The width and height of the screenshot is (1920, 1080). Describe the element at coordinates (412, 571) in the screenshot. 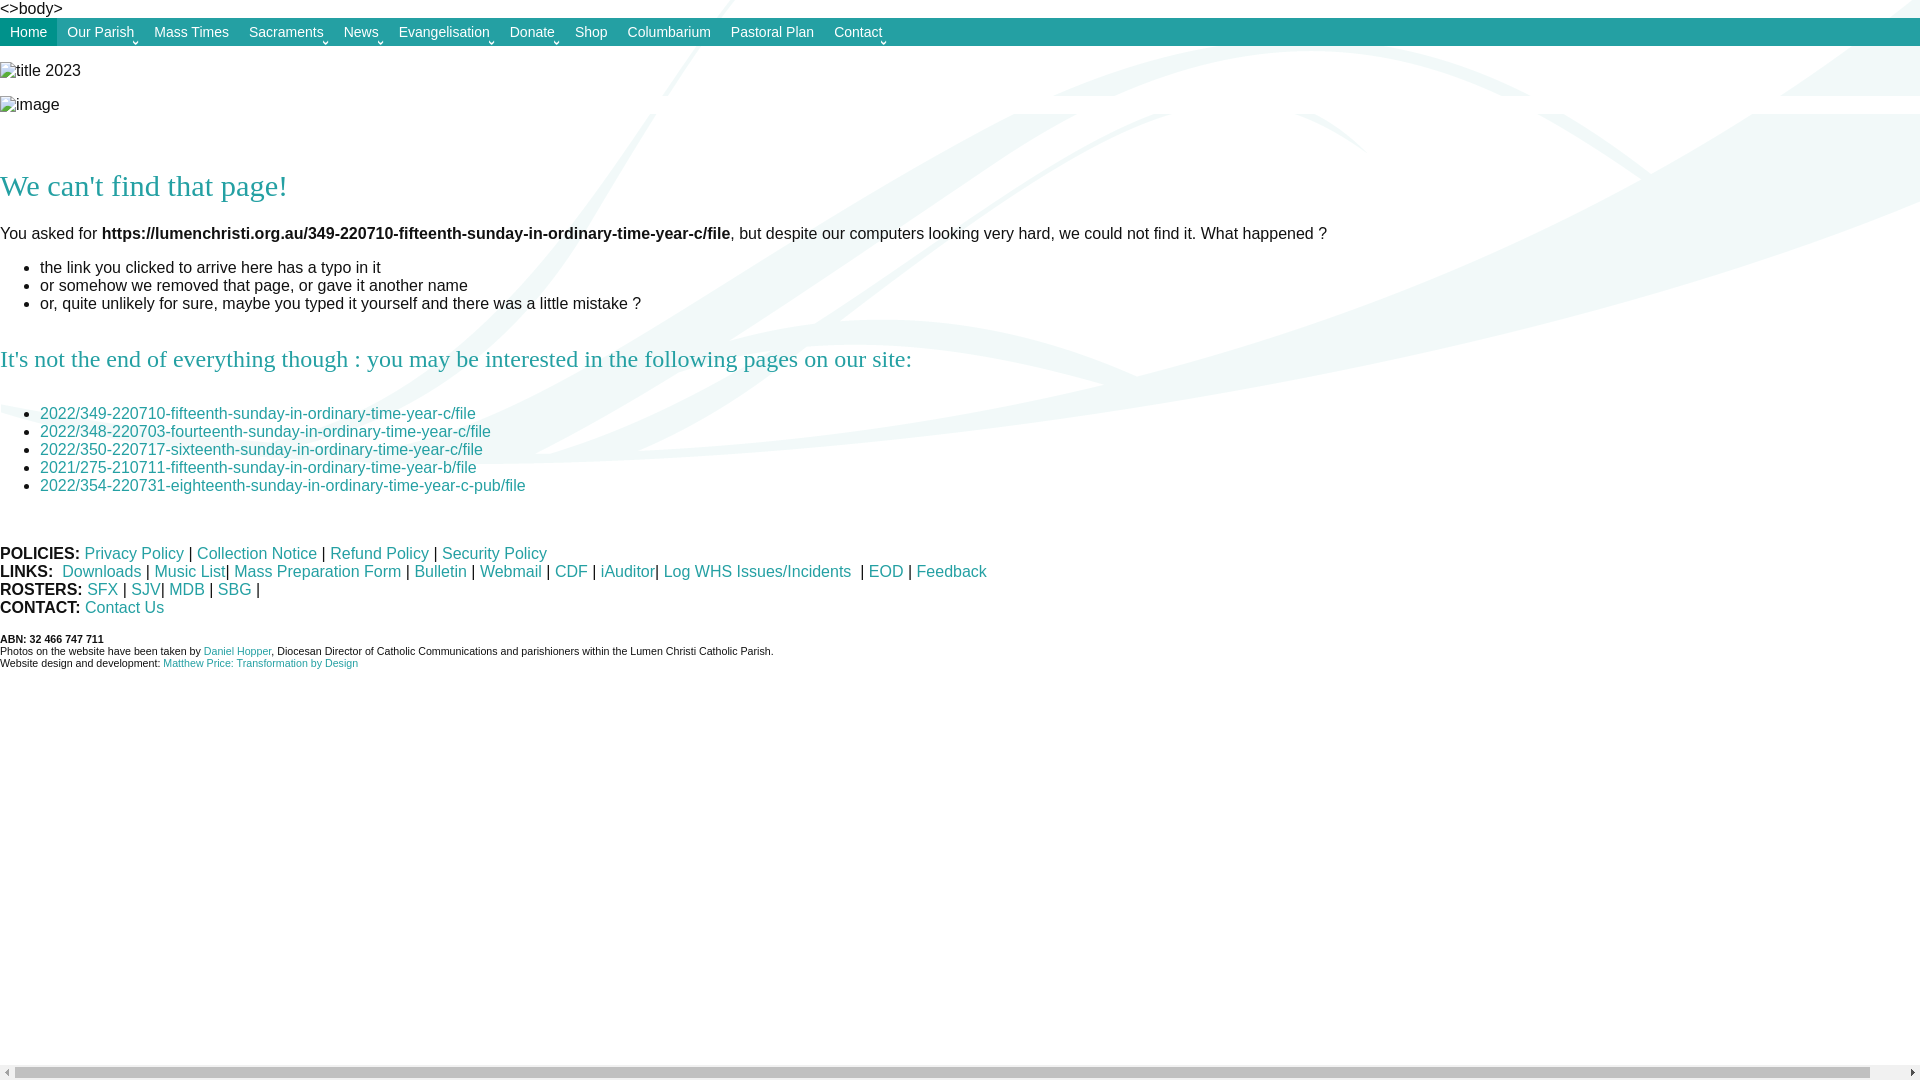

I see `'Bulletin'` at that location.